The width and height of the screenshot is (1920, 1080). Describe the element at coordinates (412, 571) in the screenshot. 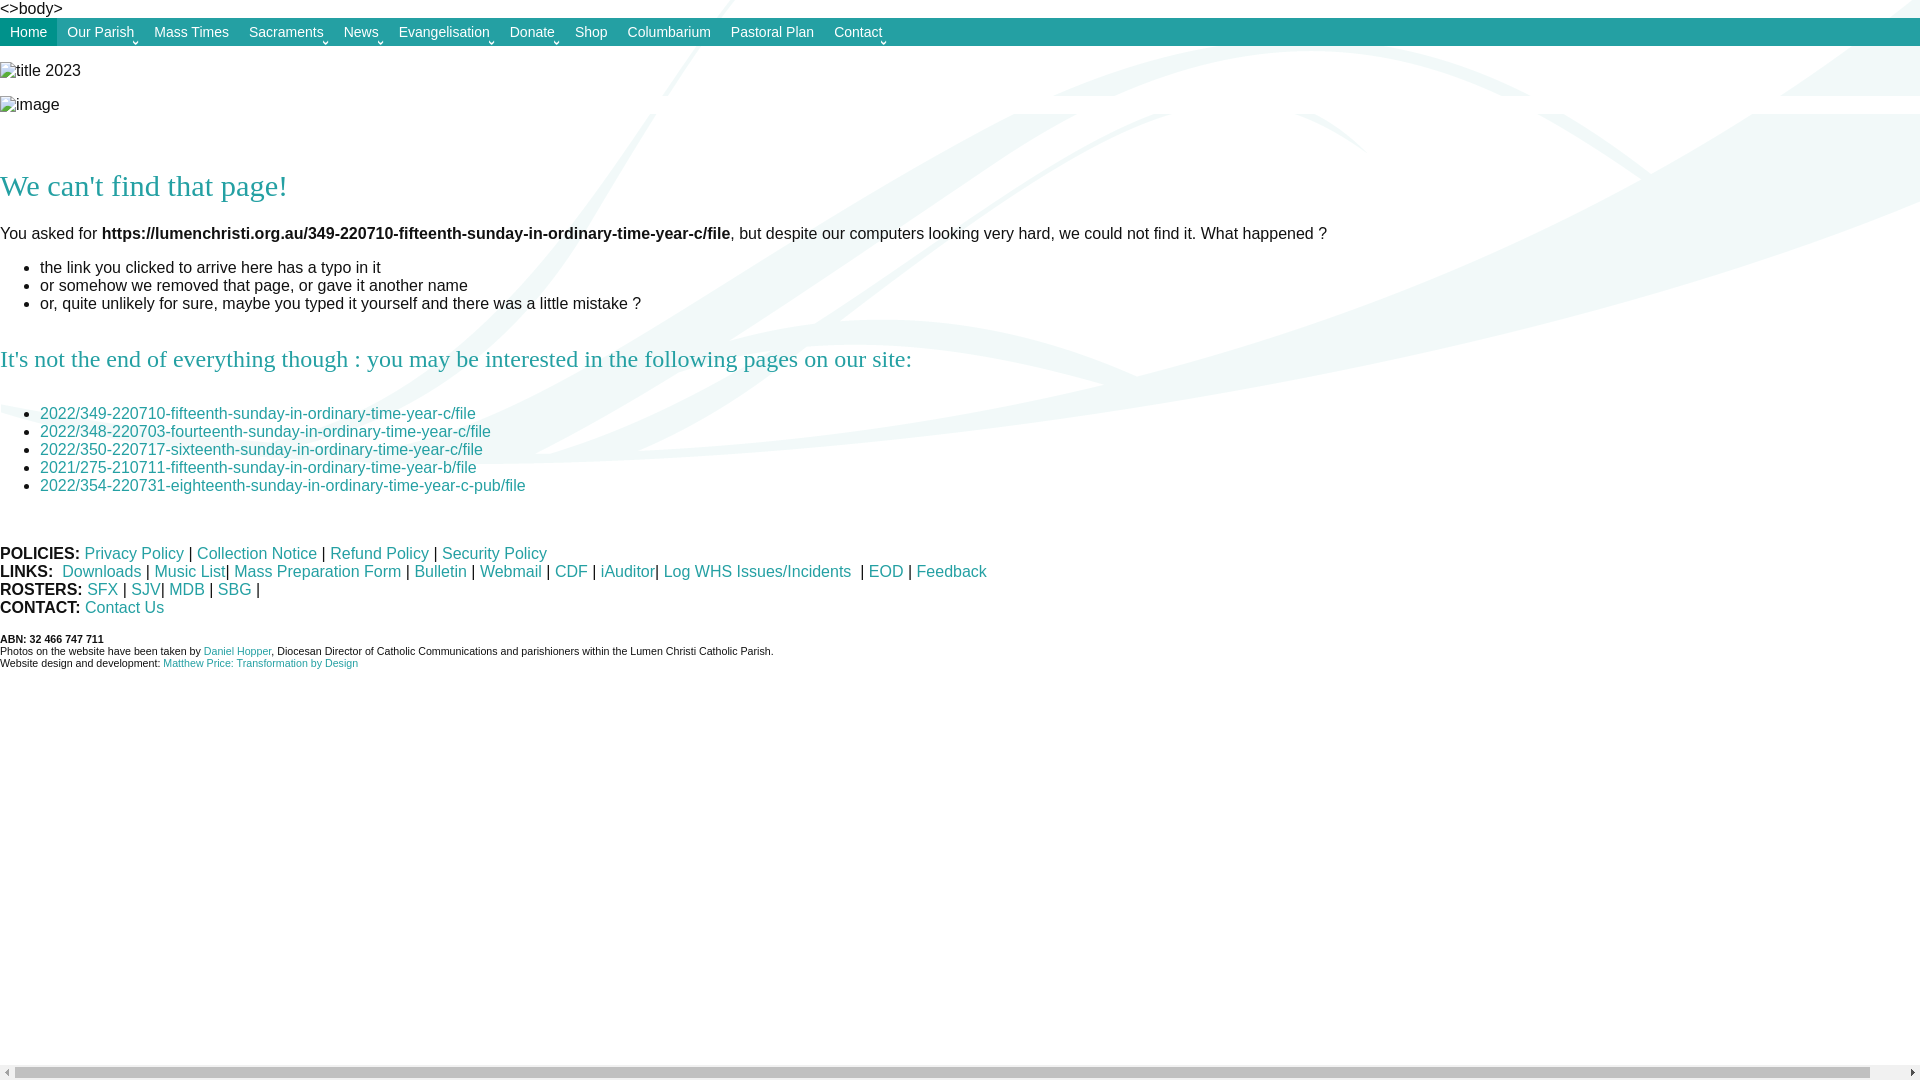

I see `'Bulletin'` at that location.